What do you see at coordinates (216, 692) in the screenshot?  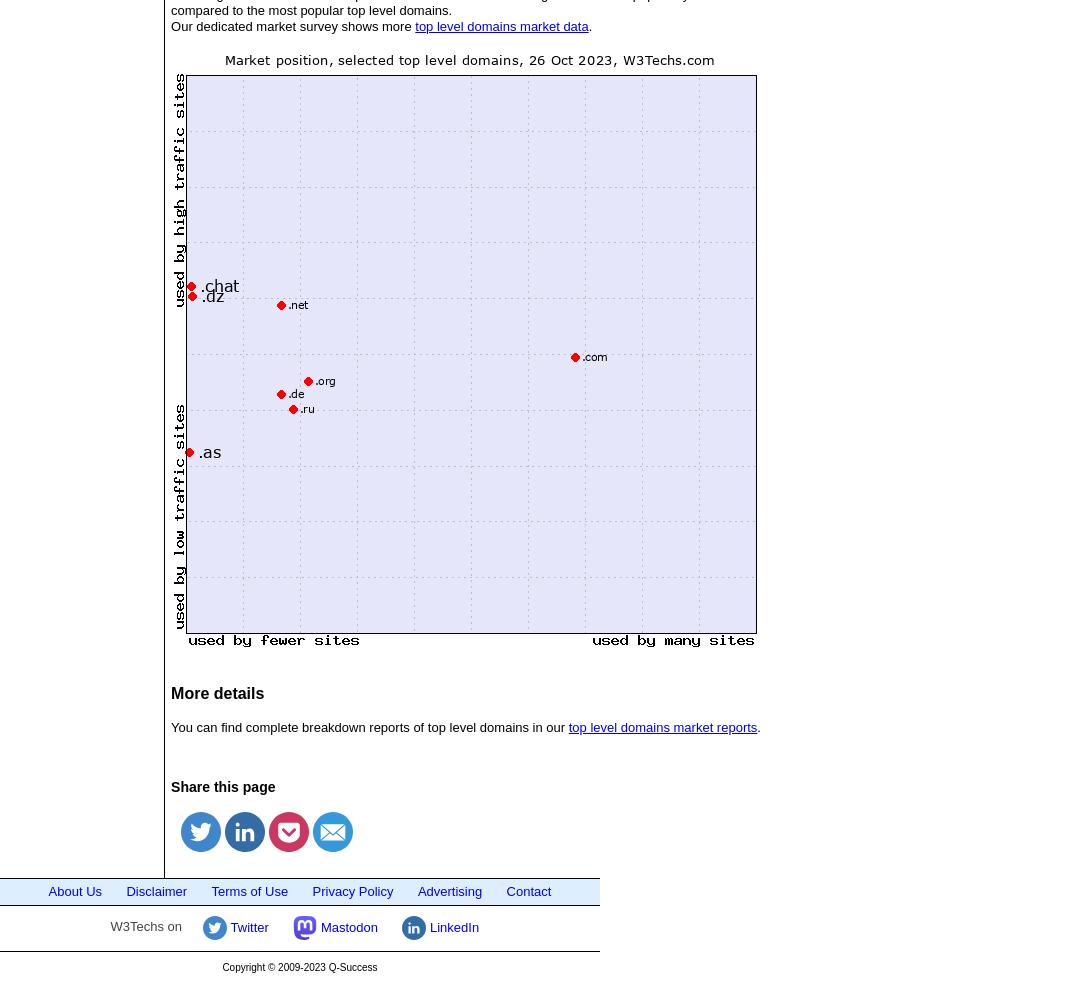 I see `'More details'` at bounding box center [216, 692].